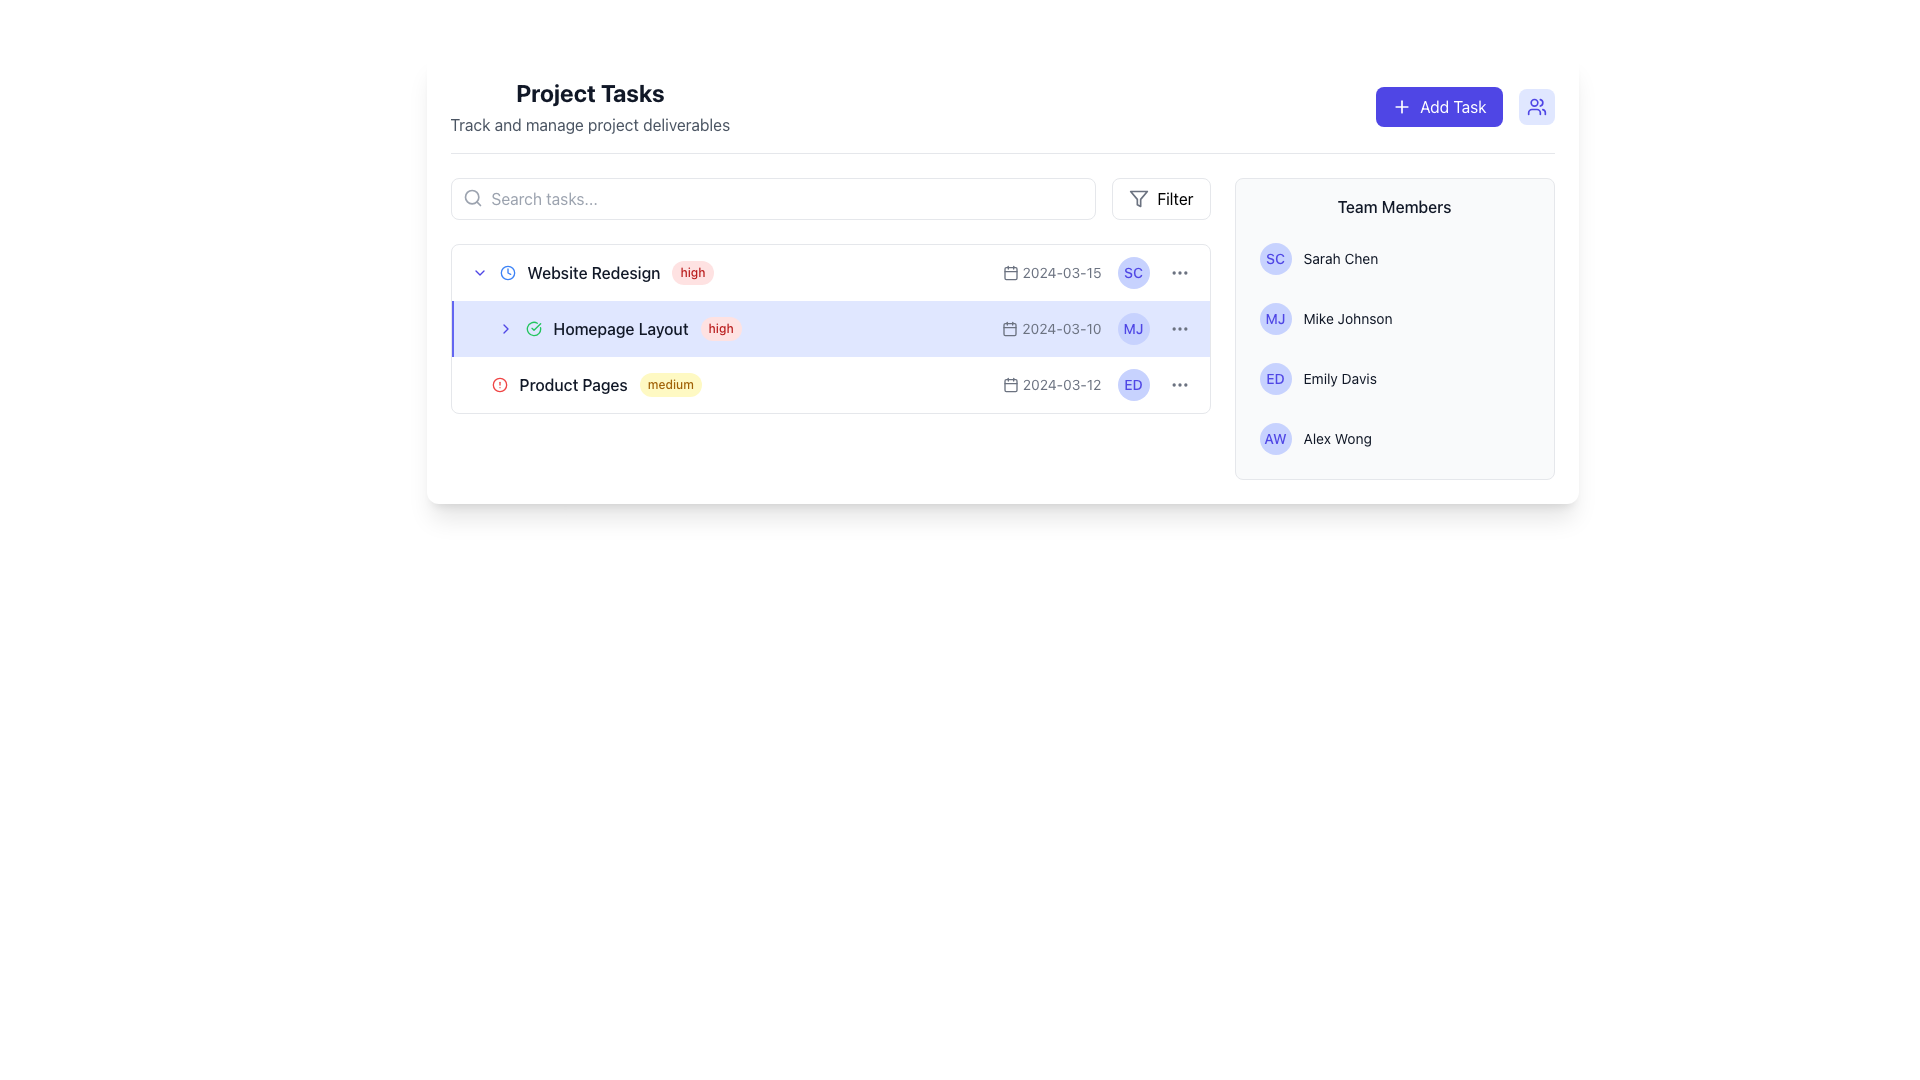  Describe the element at coordinates (1535, 107) in the screenshot. I see `the user-related feature icon located in the top right corner of the interface, adjacent to the 'Add Task' button` at that location.